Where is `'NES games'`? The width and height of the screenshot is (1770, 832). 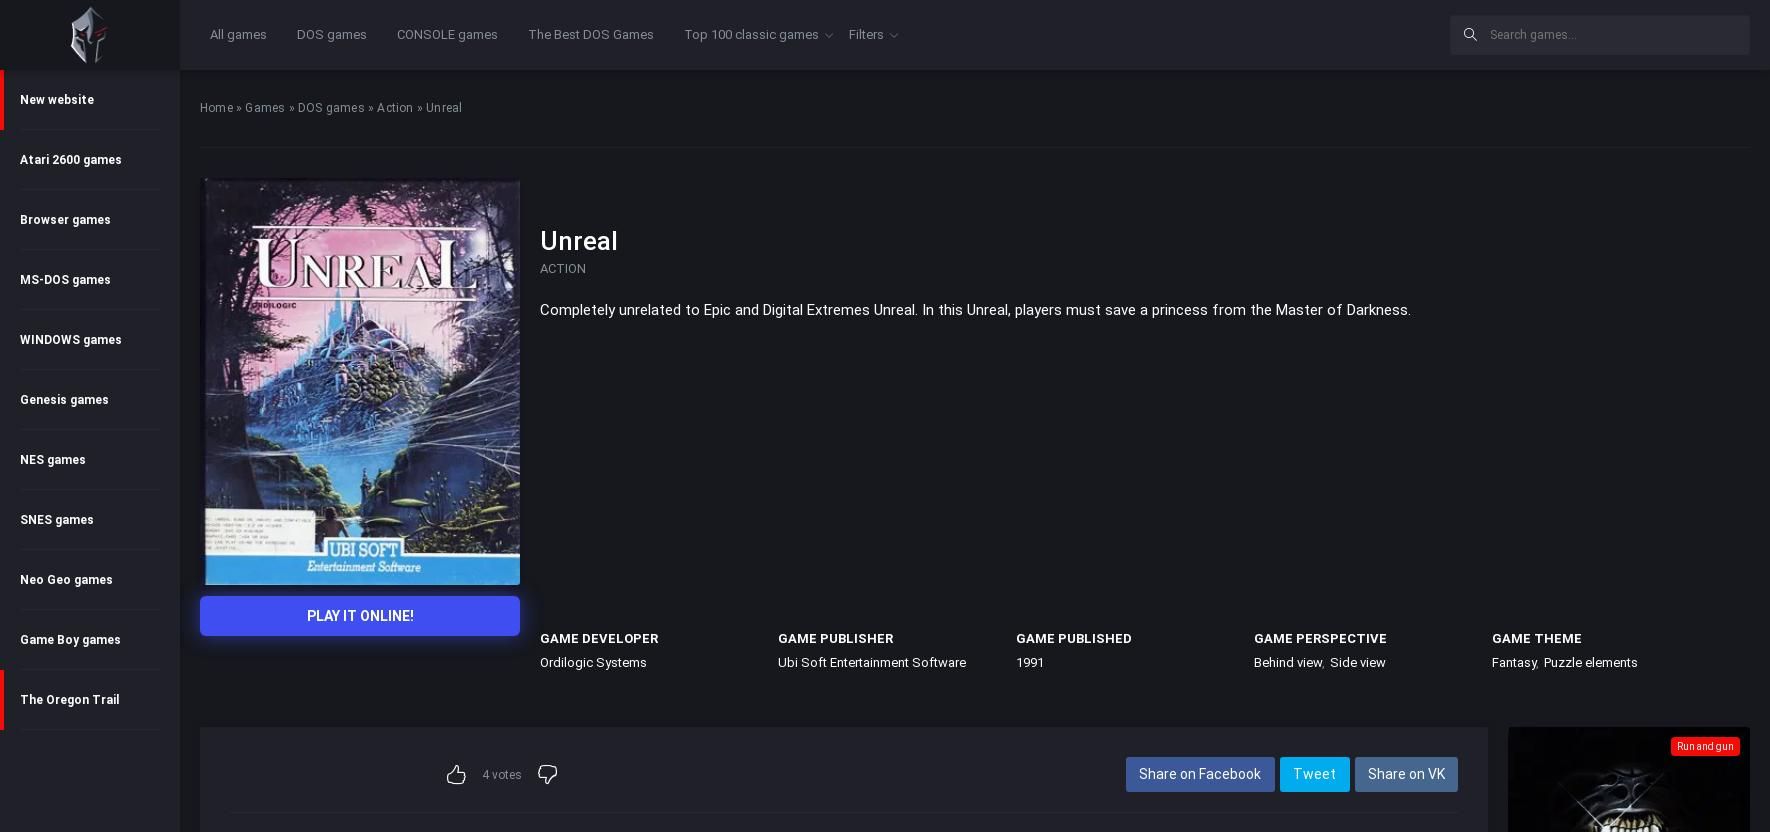 'NES games' is located at coordinates (19, 460).